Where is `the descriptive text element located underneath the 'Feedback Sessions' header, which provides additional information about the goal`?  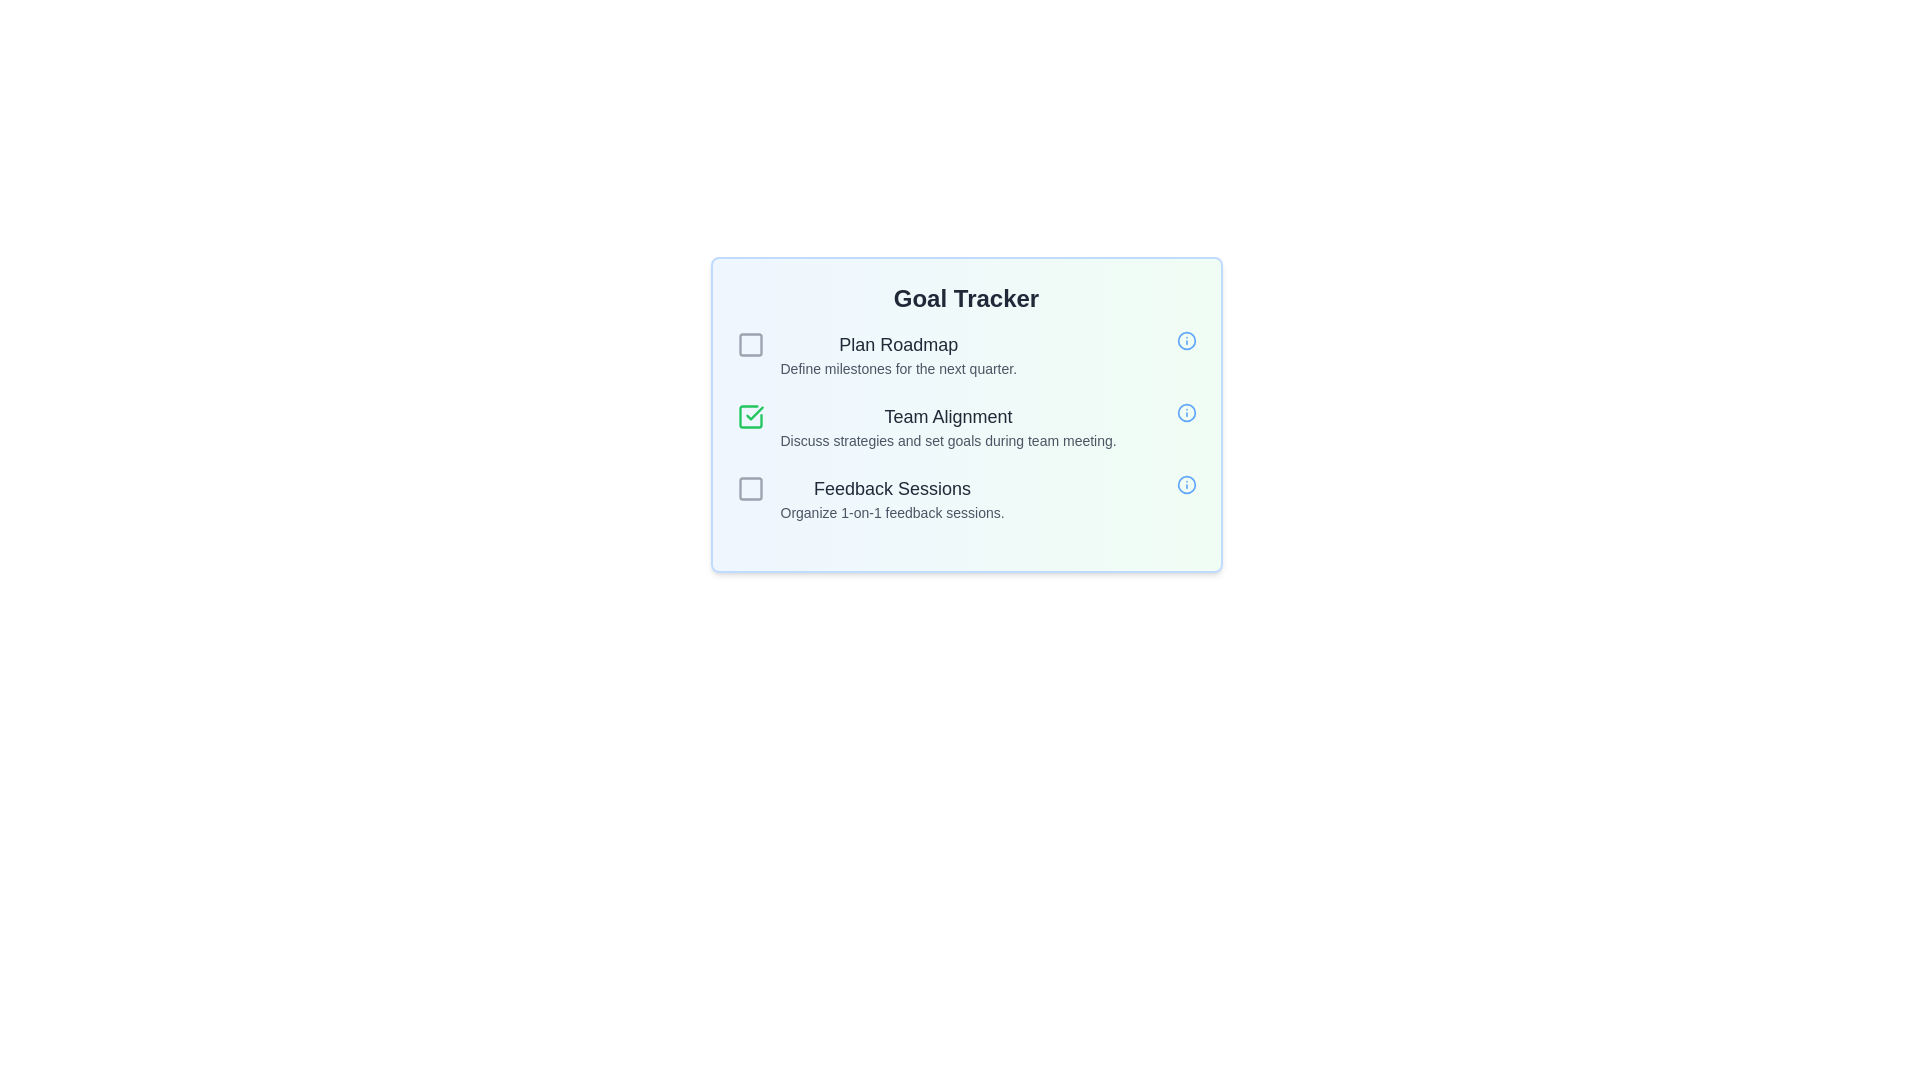
the descriptive text element located underneath the 'Feedback Sessions' header, which provides additional information about the goal is located at coordinates (891, 512).